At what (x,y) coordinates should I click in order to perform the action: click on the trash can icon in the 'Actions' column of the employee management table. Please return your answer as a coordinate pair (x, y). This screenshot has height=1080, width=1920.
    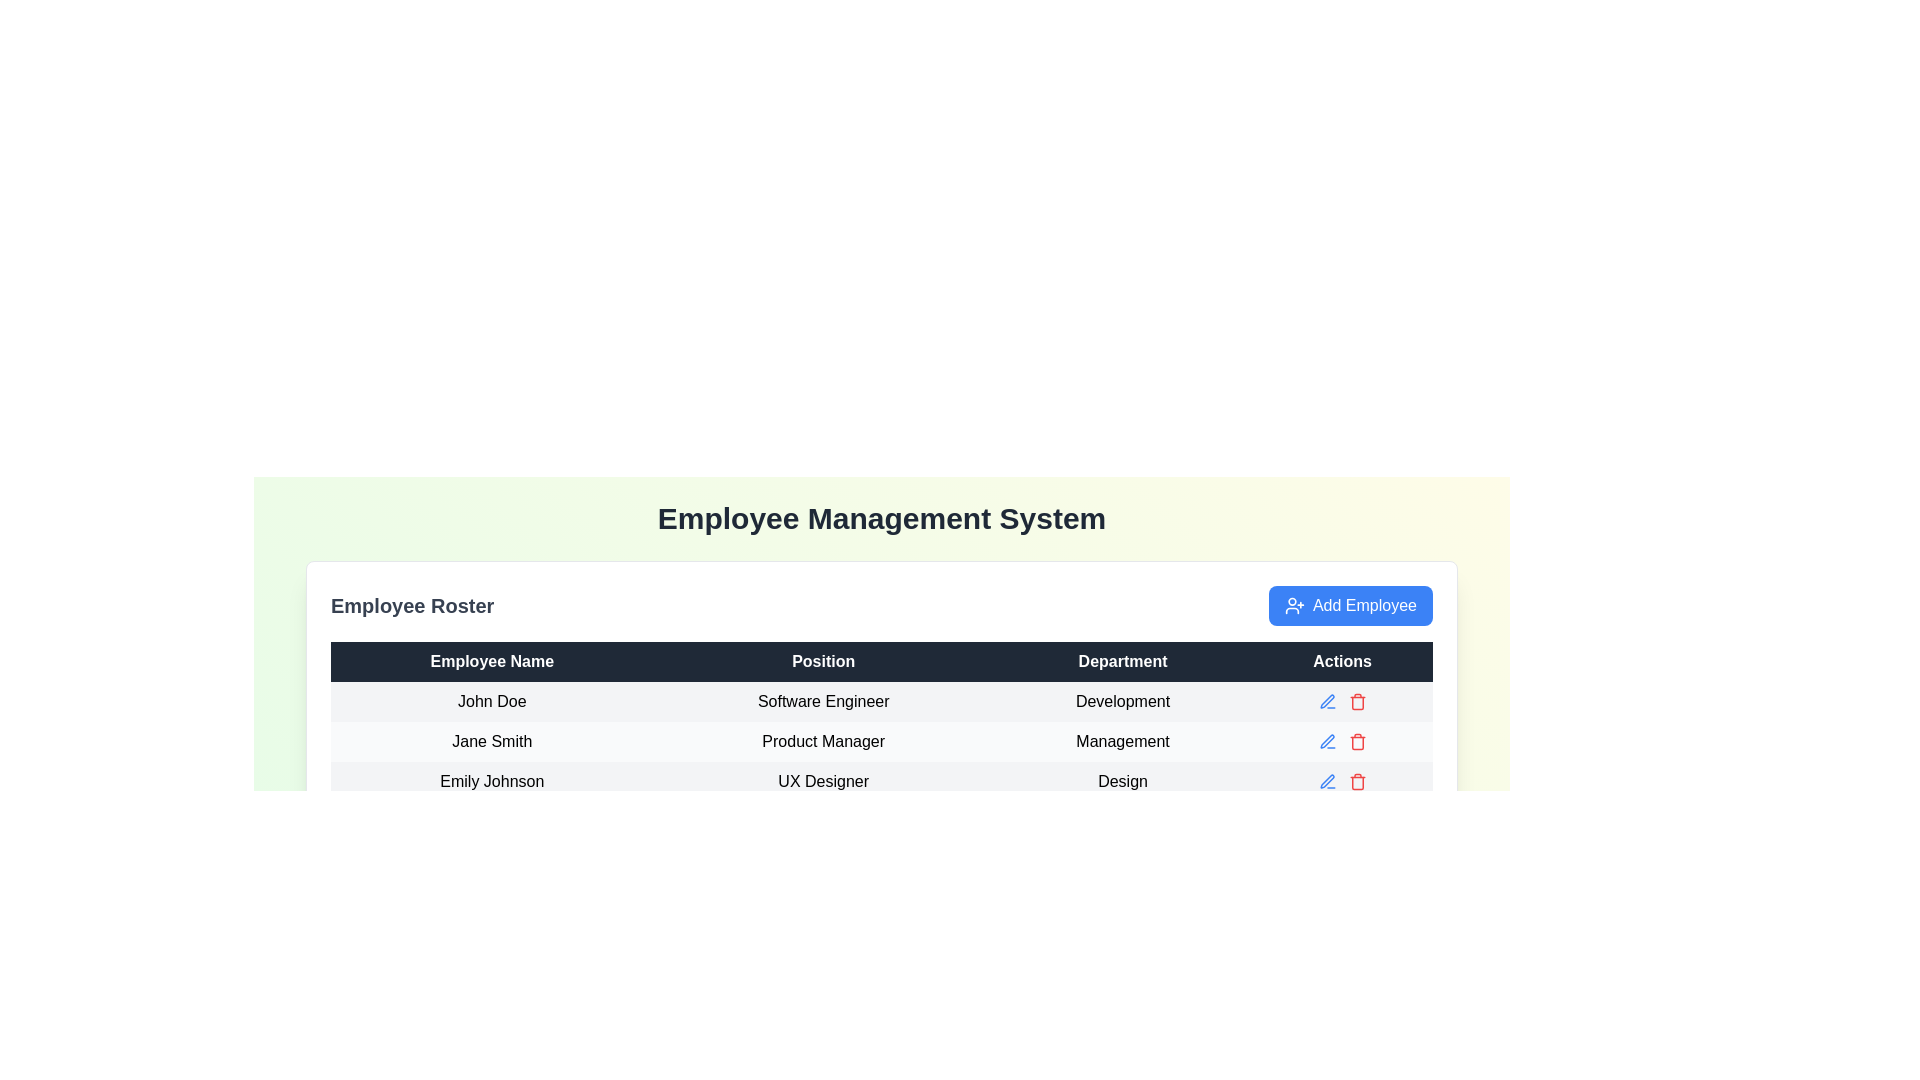
    Looking at the image, I should click on (1357, 743).